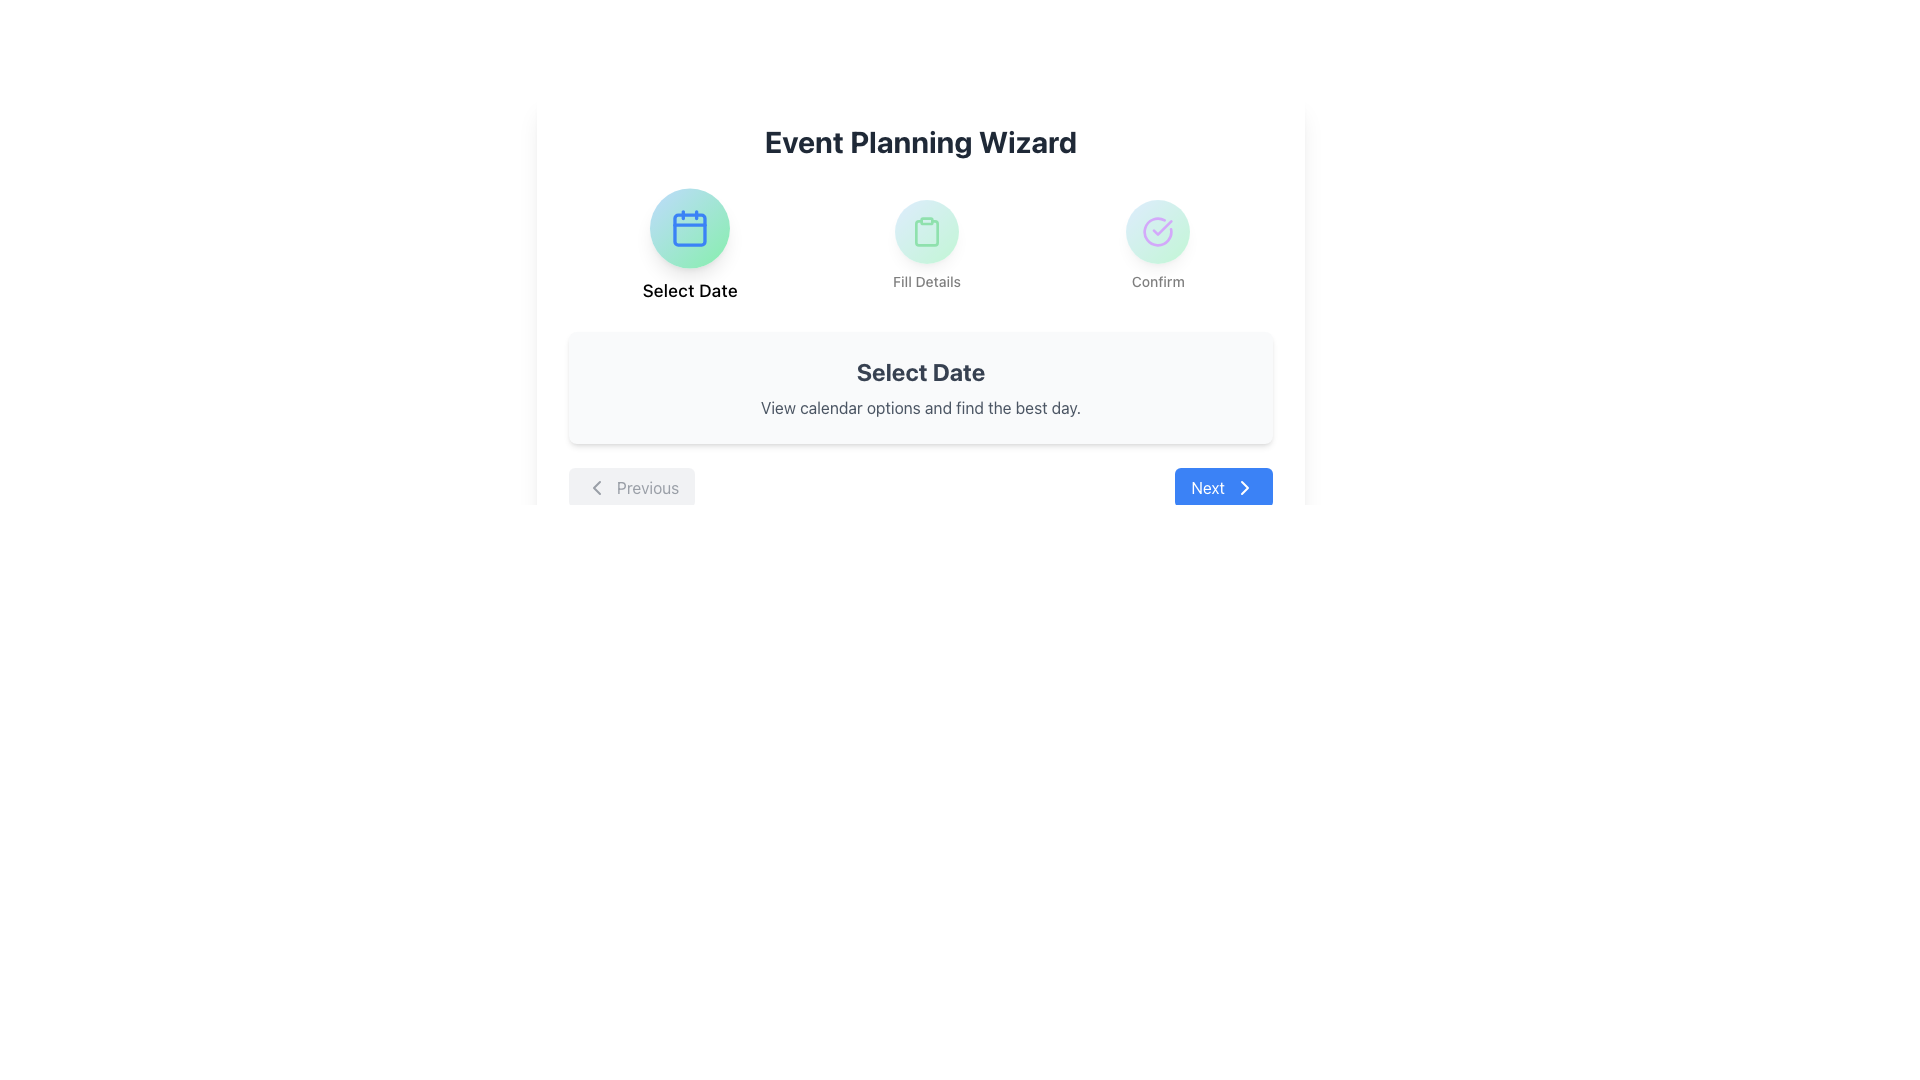 Image resolution: width=1920 pixels, height=1080 pixels. Describe the element at coordinates (1158, 245) in the screenshot. I see `the circular 'Confirm' button with a gradient background from light blue` at that location.